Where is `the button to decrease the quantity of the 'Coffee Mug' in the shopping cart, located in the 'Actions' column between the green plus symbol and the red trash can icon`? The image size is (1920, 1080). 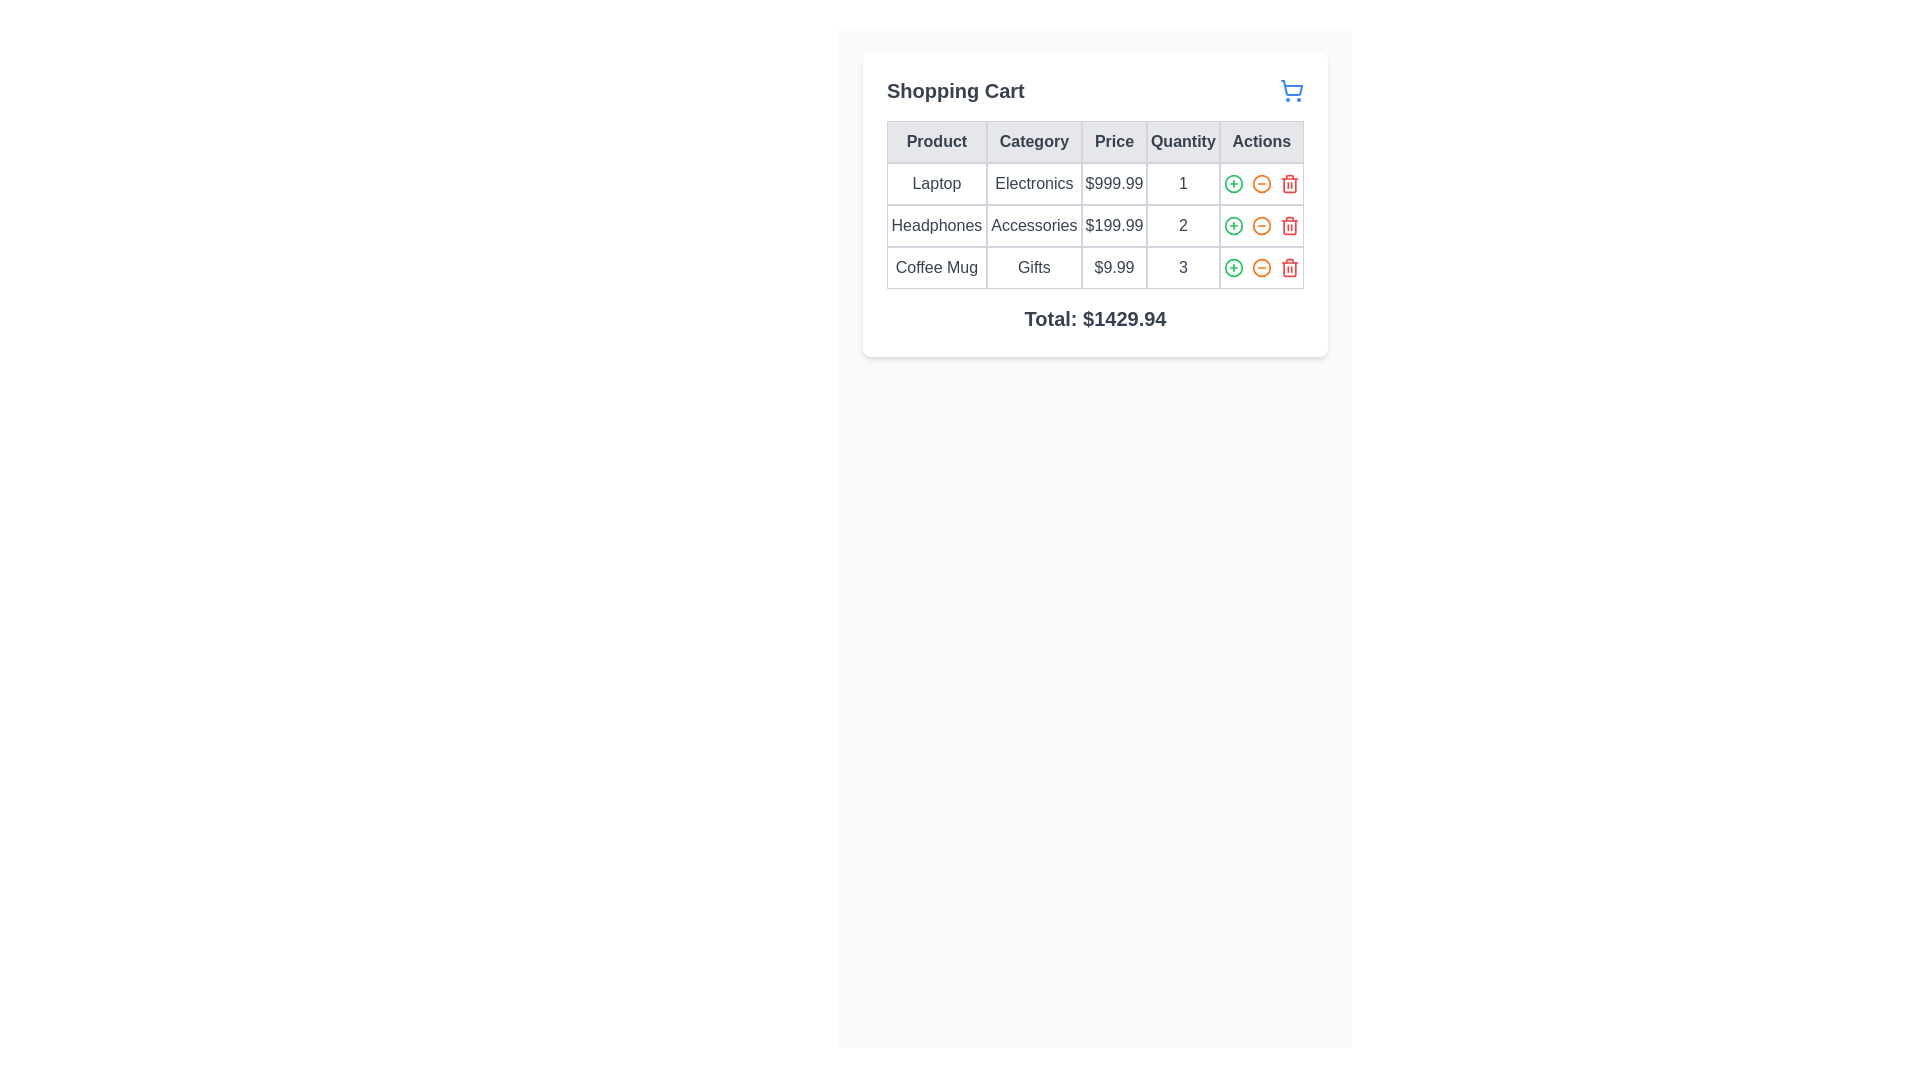
the button to decrease the quantity of the 'Coffee Mug' in the shopping cart, located in the 'Actions' column between the green plus symbol and the red trash can icon is located at coordinates (1260, 266).